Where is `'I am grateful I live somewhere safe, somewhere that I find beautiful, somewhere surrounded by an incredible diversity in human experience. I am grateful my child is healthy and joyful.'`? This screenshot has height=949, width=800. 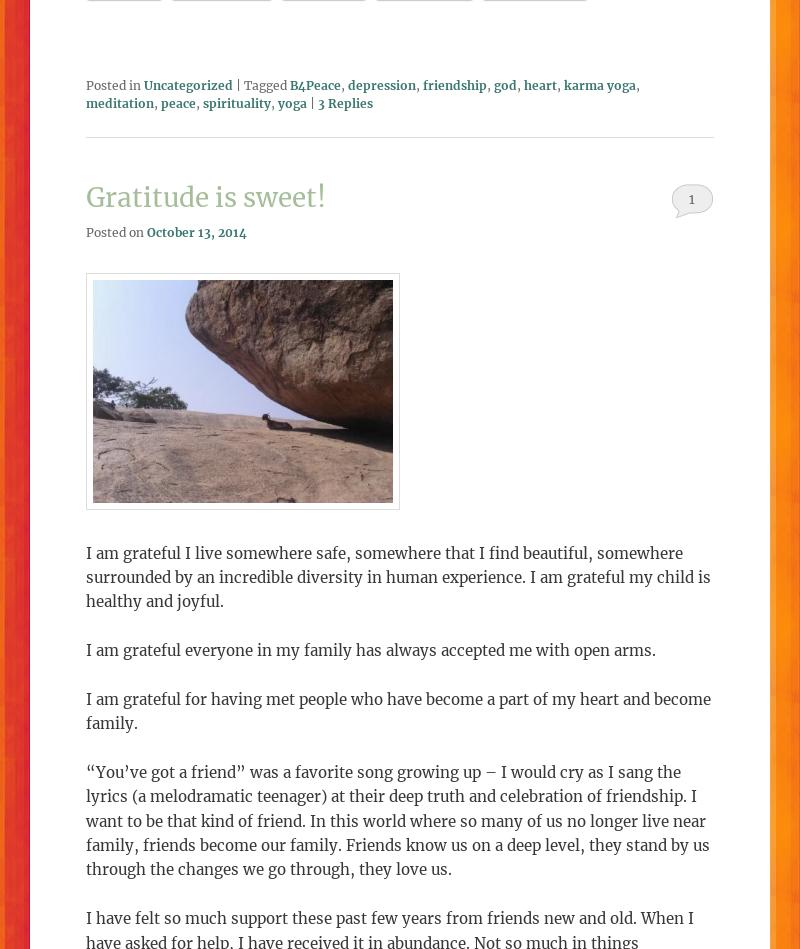 'I am grateful I live somewhere safe, somewhere that I find beautiful, somewhere surrounded by an incredible diversity in human experience. I am grateful my child is healthy and joyful.' is located at coordinates (397, 575).